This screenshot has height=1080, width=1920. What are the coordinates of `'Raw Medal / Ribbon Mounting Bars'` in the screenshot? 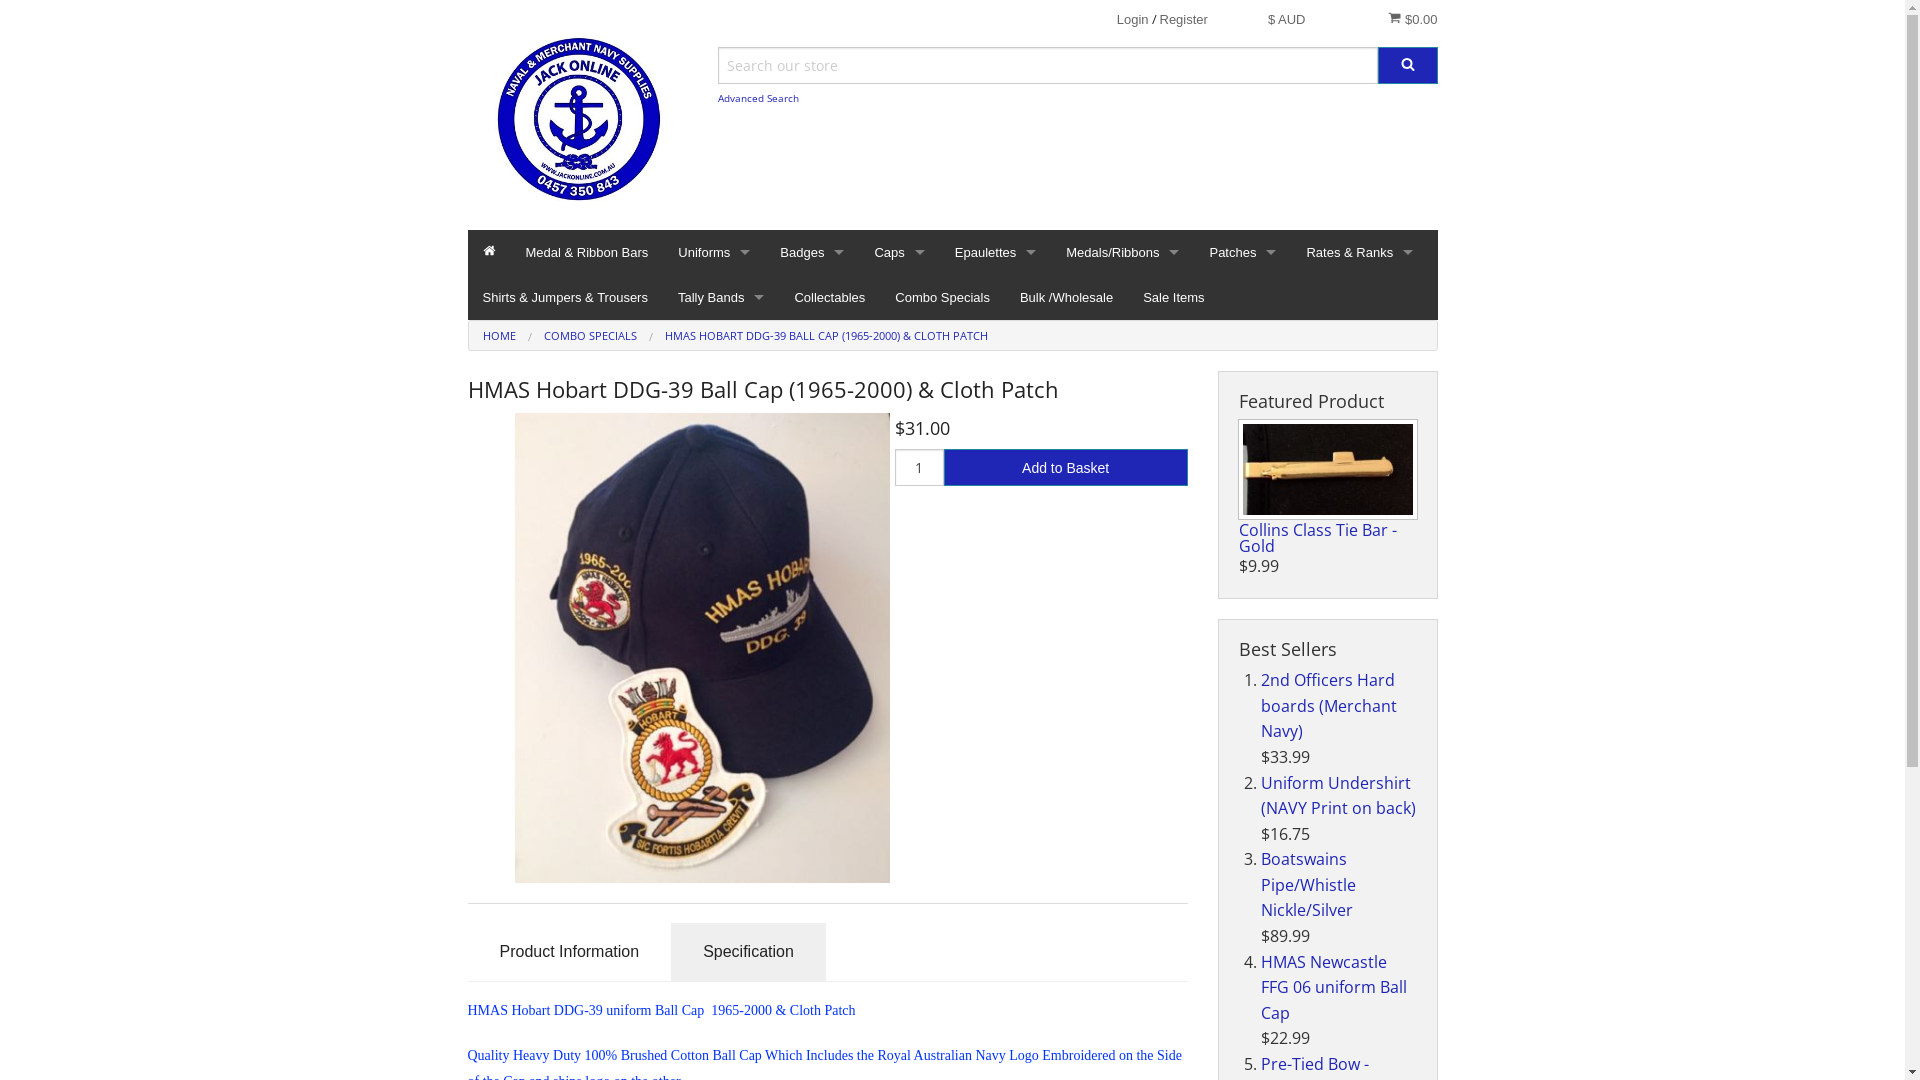 It's located at (1122, 547).